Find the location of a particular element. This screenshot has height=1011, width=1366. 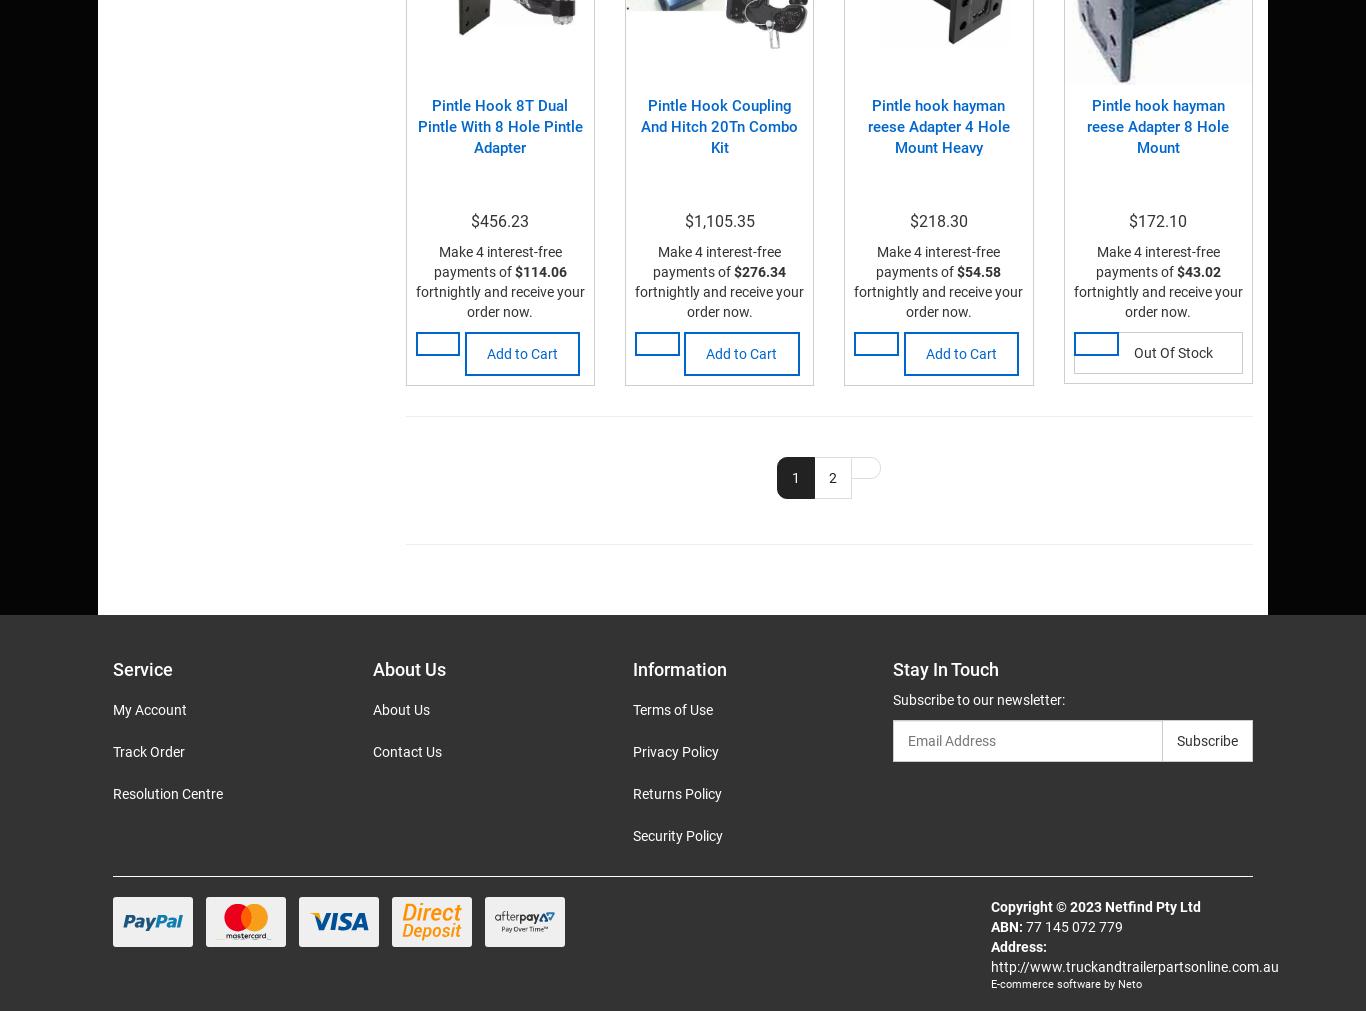

'Pintle Hook 8T Dual Pintle With 8 Hole Pintle Adapter' is located at coordinates (499, 125).